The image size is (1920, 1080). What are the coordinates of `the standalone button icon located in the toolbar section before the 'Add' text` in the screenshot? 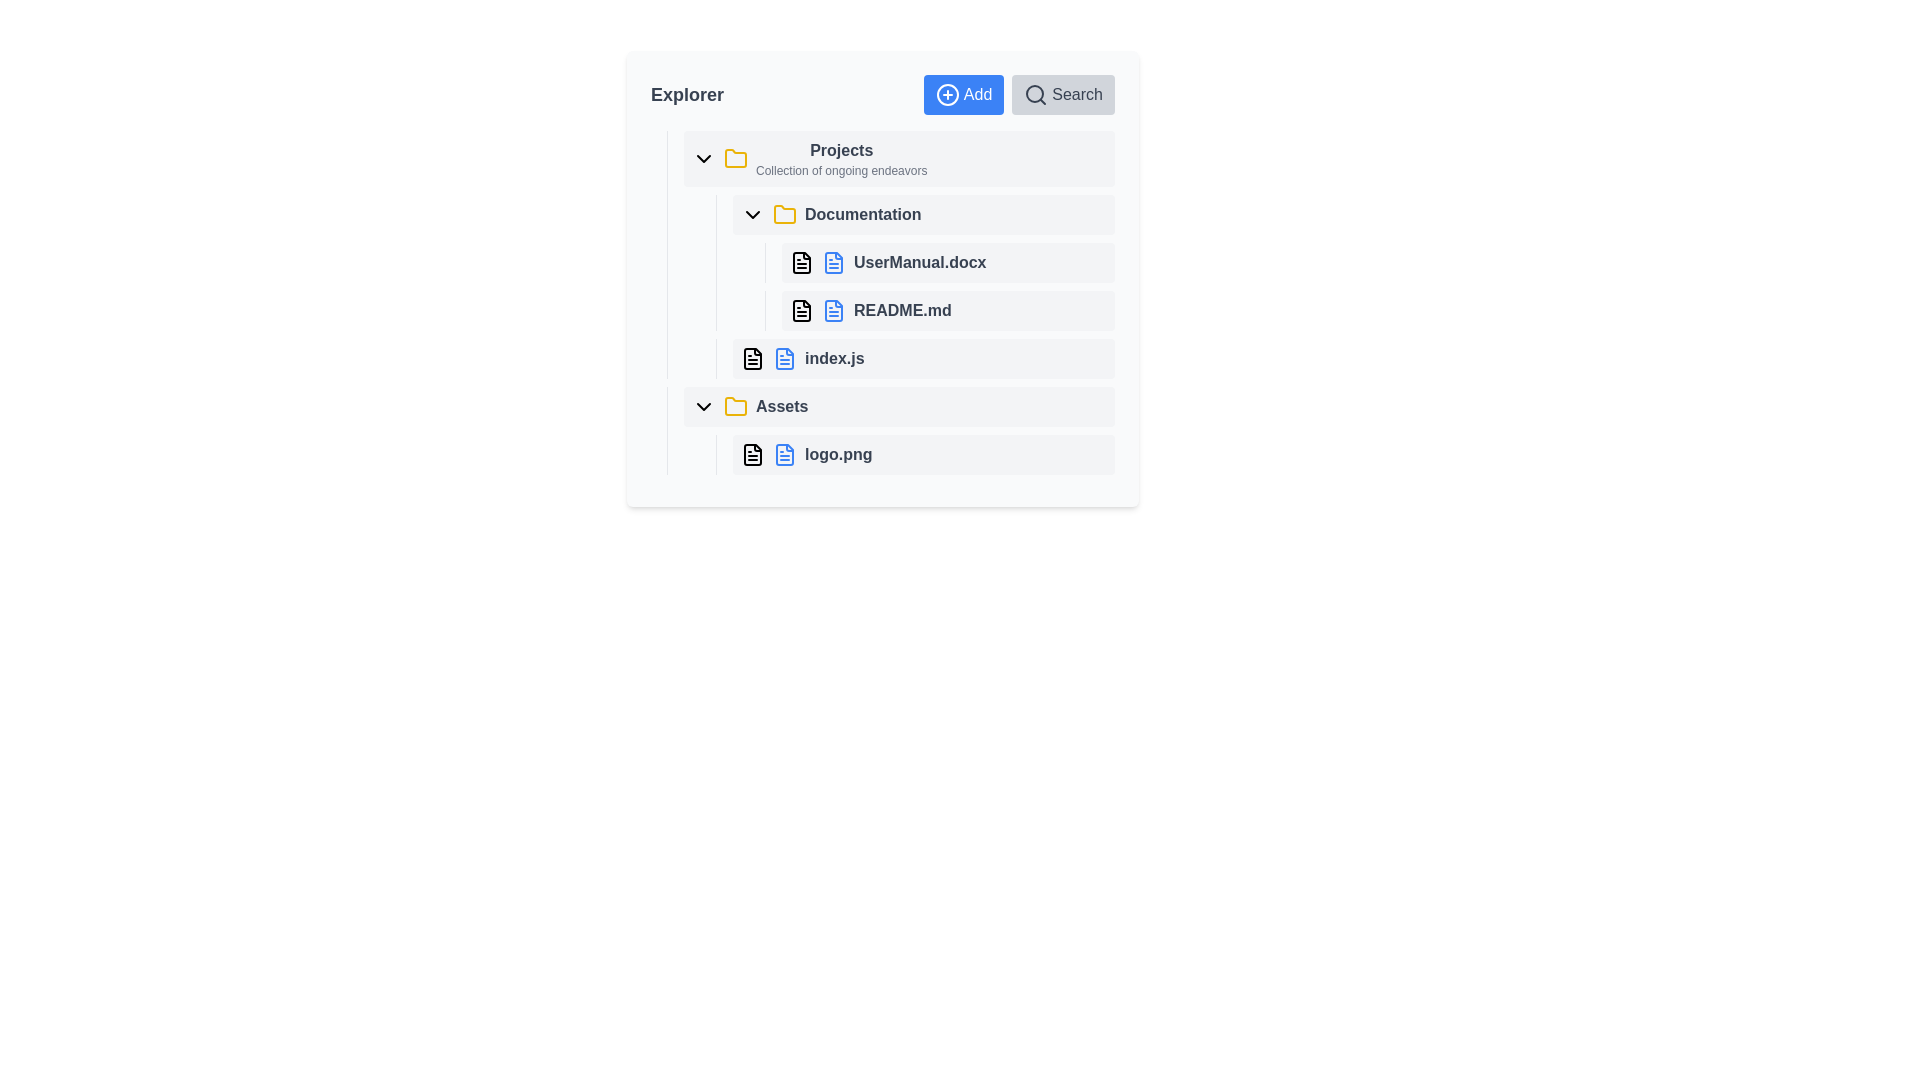 It's located at (946, 95).